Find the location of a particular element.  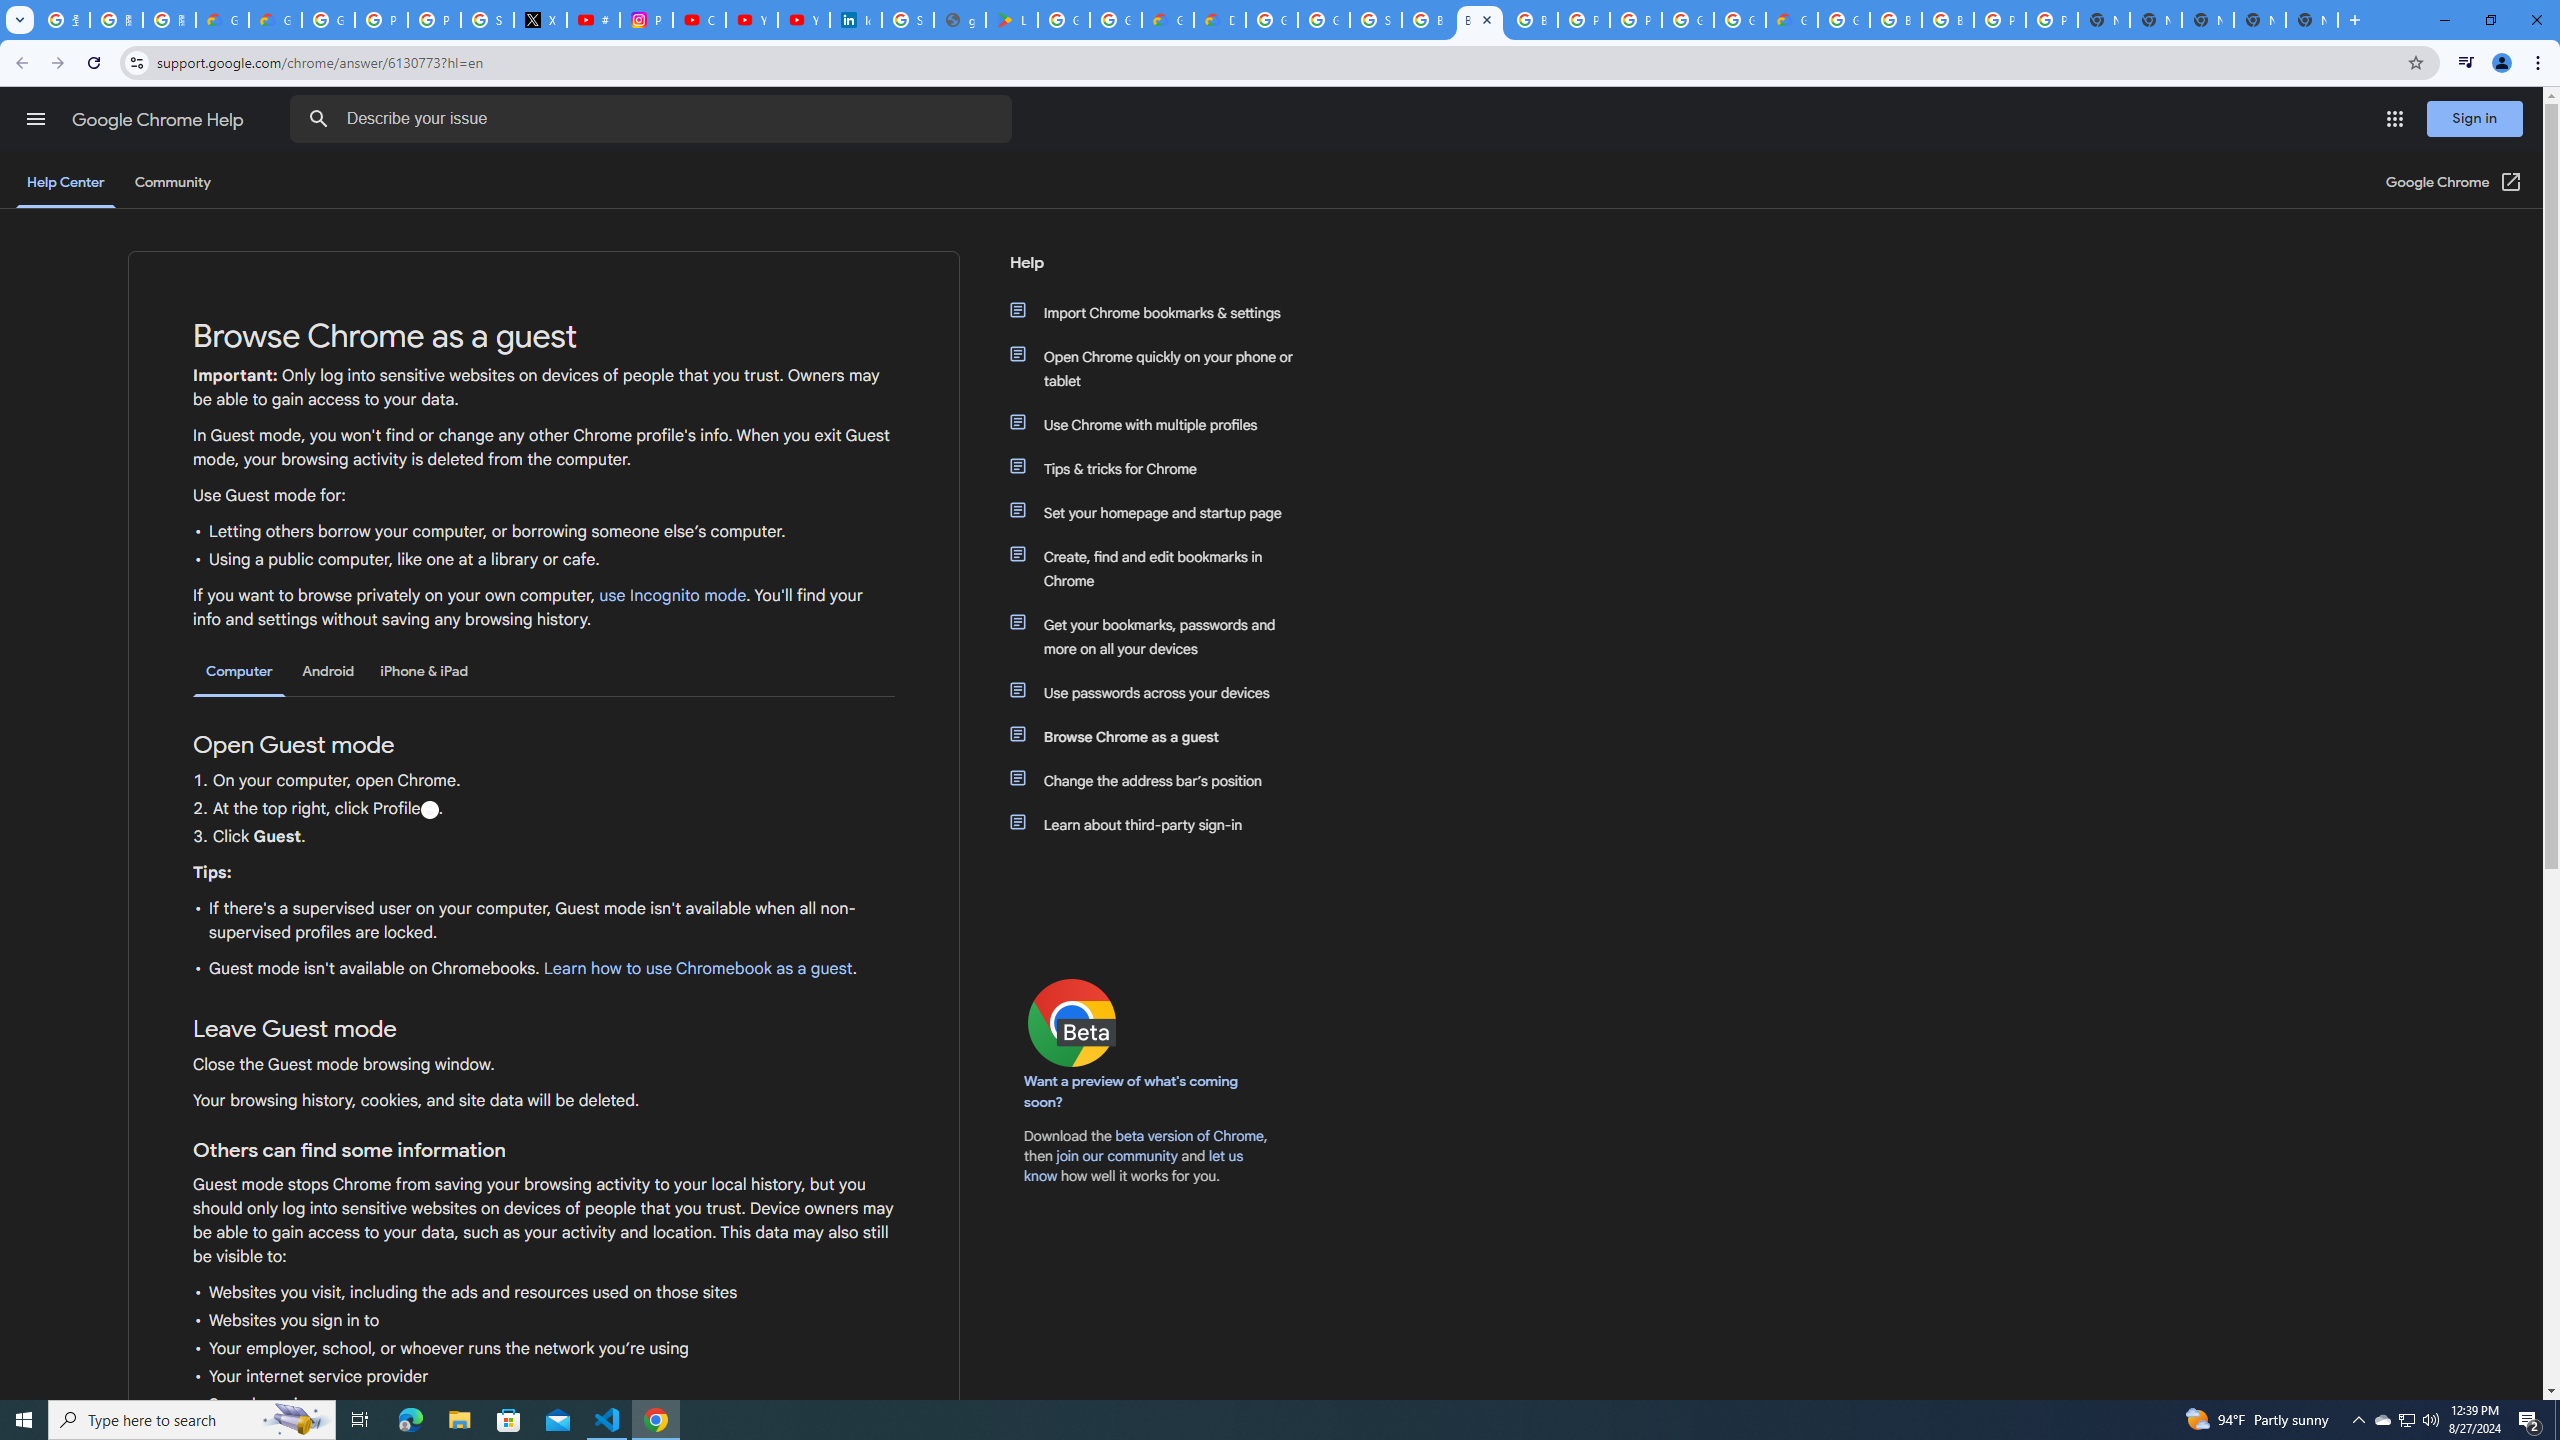

'Android' is located at coordinates (327, 670).